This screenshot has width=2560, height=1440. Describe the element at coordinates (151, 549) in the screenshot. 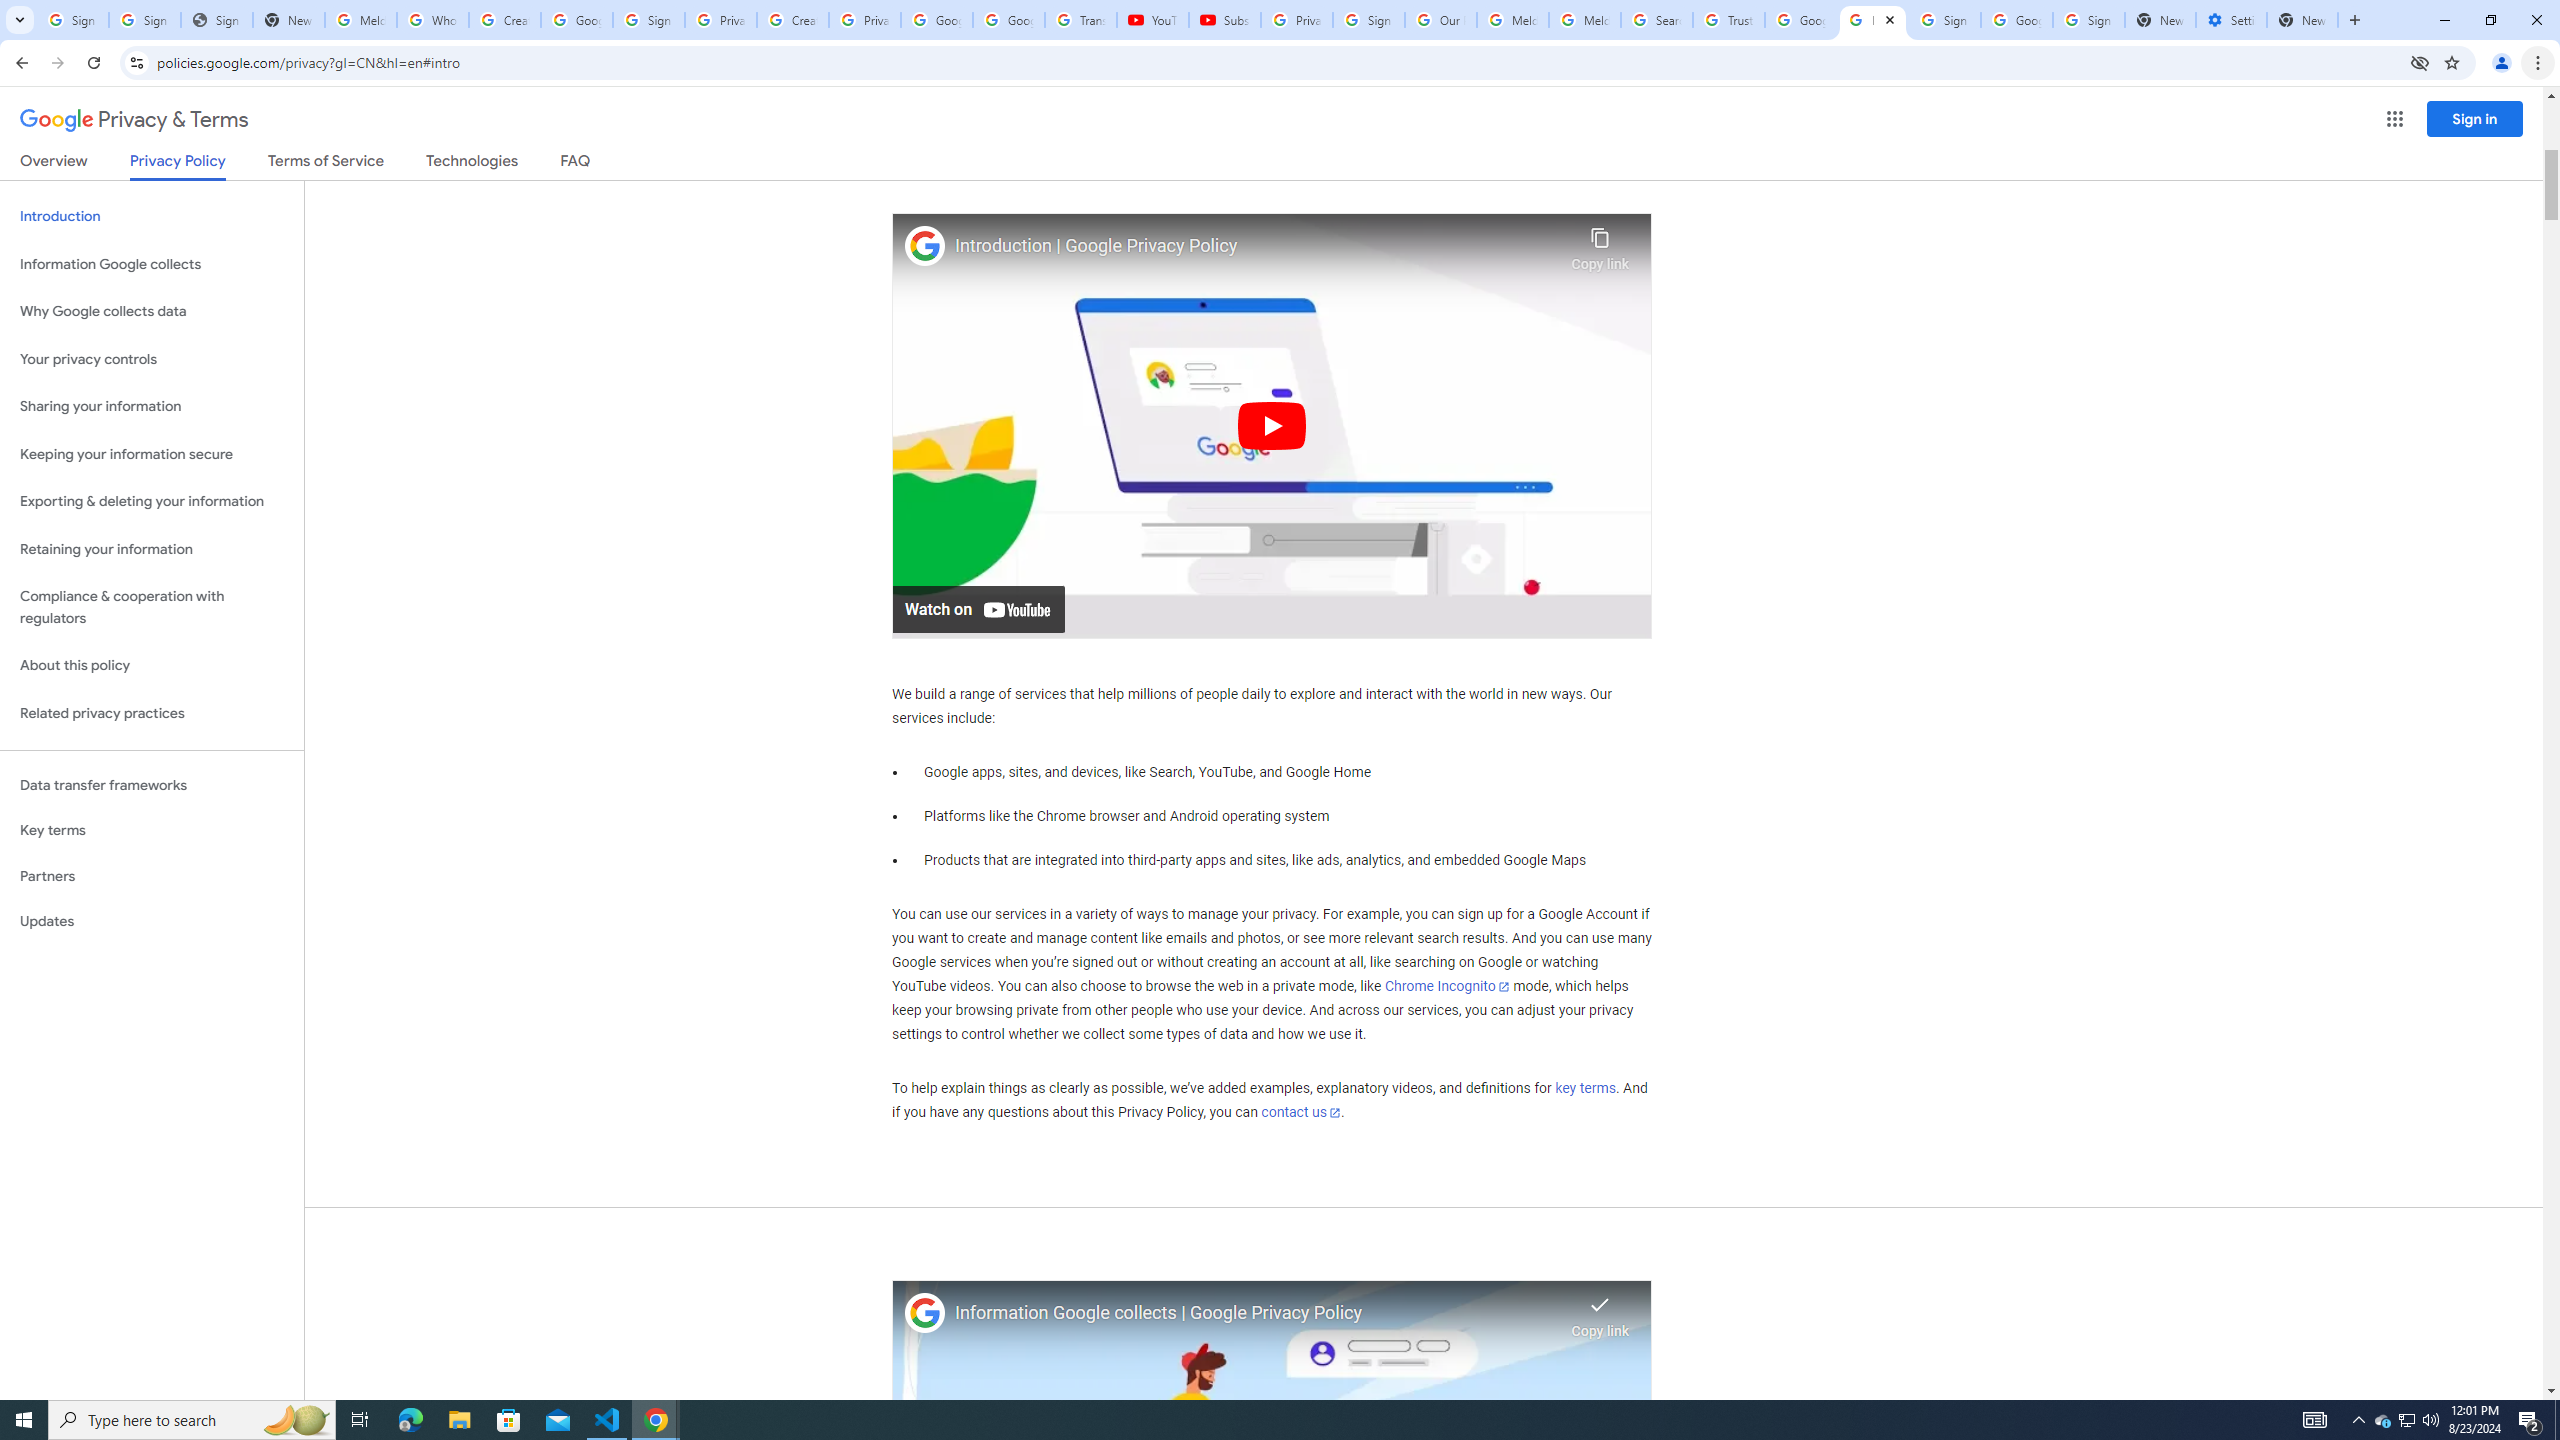

I see `'Retaining your information'` at that location.